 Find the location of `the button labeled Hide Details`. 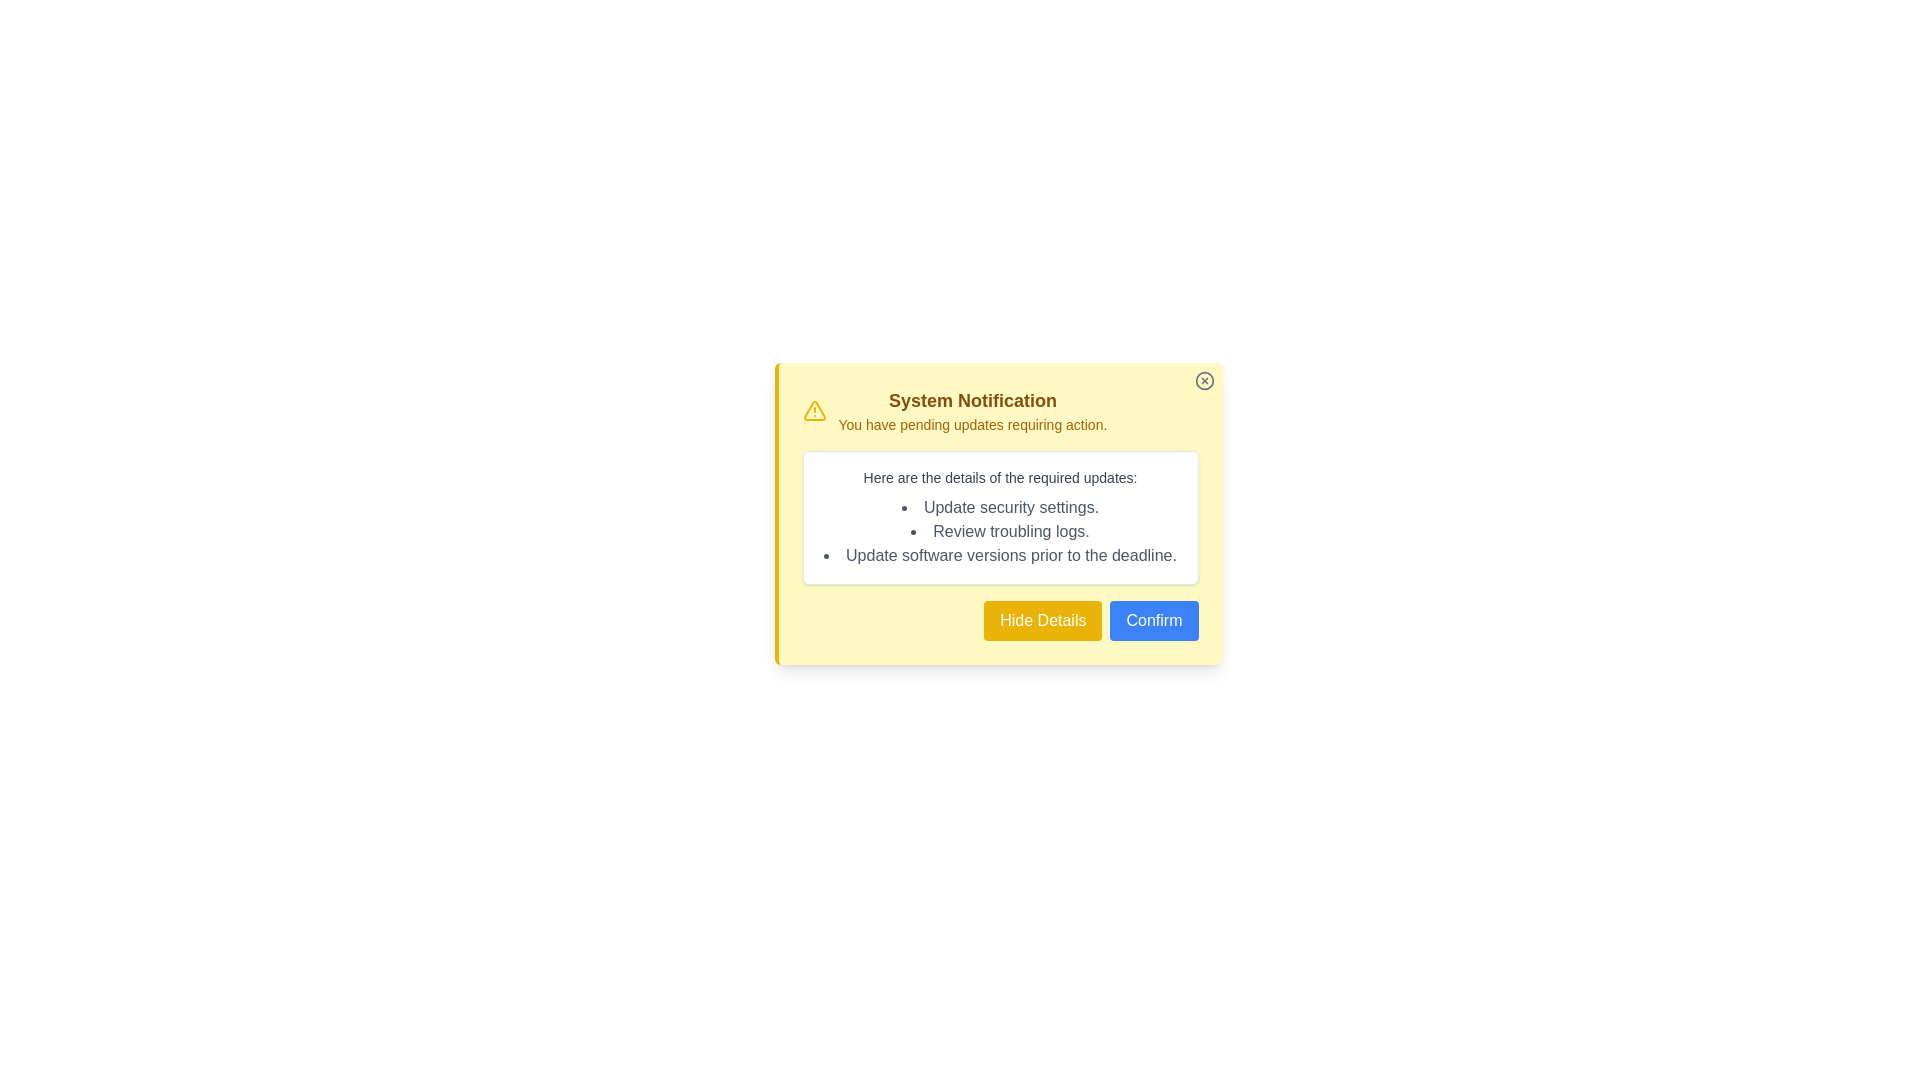

the button labeled Hide Details is located at coordinates (1042, 620).